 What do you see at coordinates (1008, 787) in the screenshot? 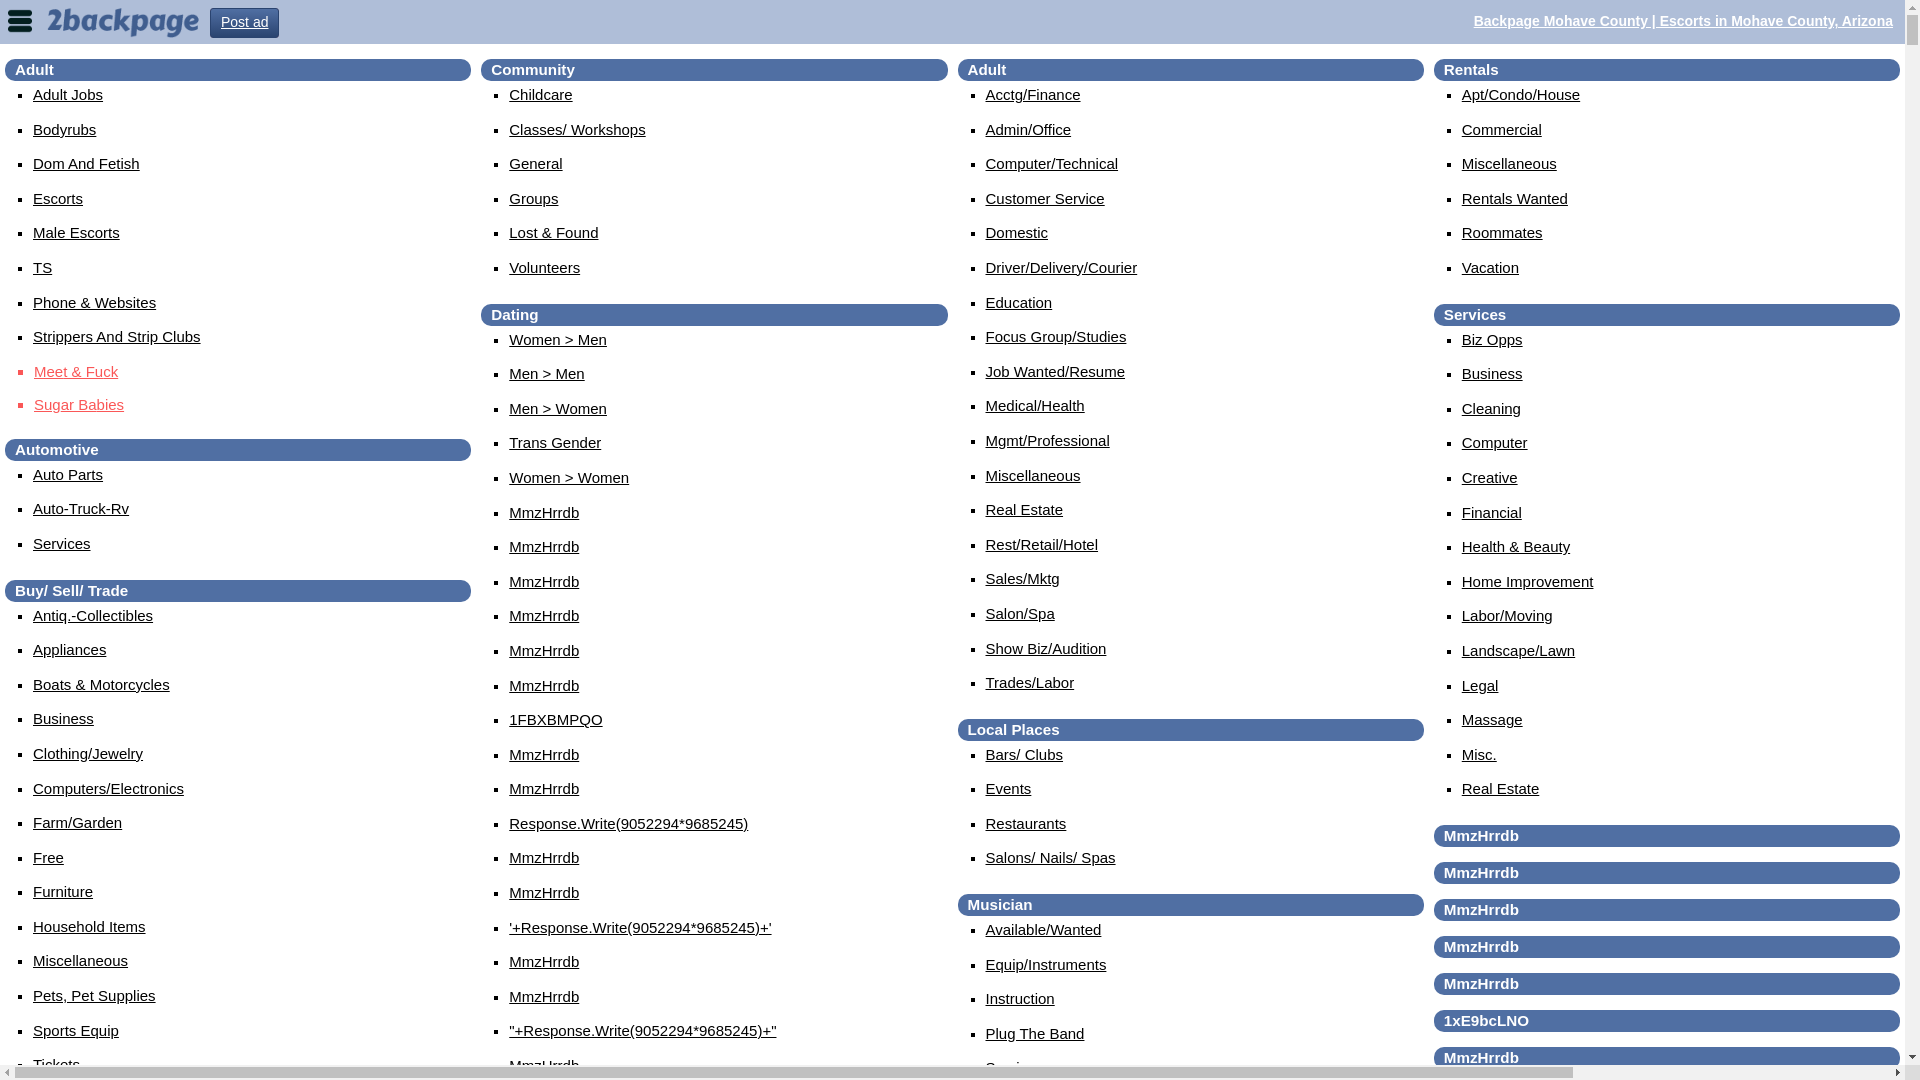
I see `'Events'` at bounding box center [1008, 787].